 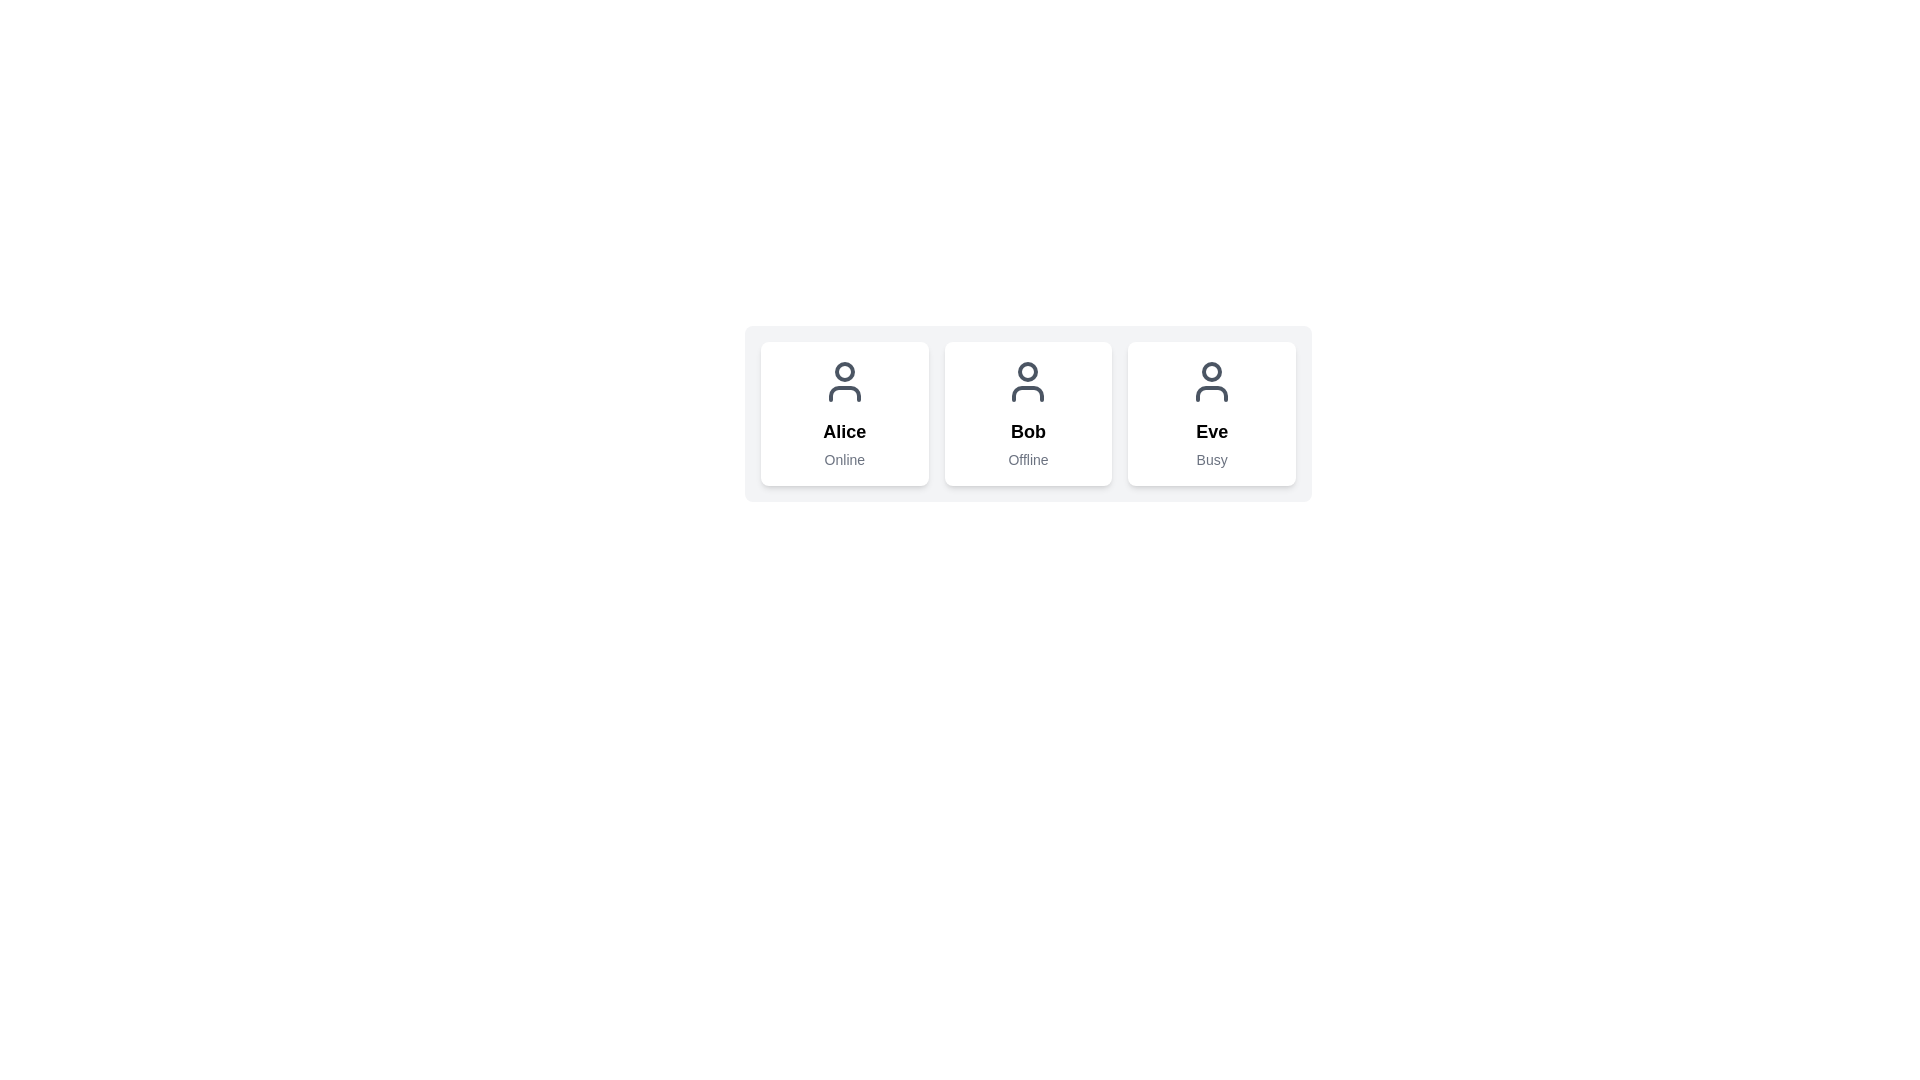 What do you see at coordinates (1028, 381) in the screenshot?
I see `the user icon representing 'Bob' in the center card of the user cards` at bounding box center [1028, 381].